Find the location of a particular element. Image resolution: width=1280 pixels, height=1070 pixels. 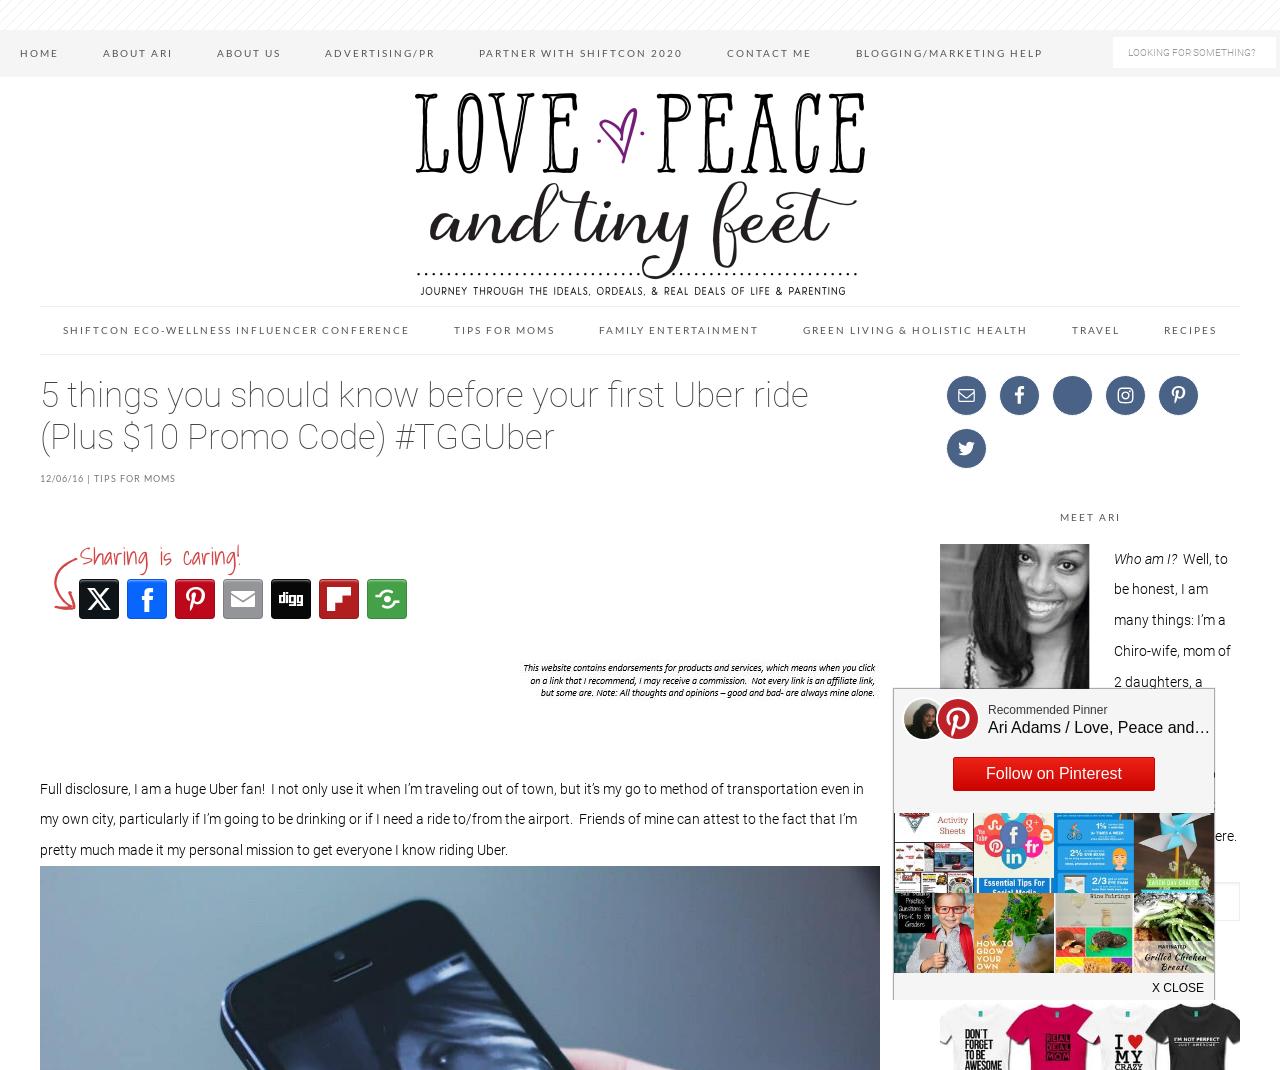

'About Ari' is located at coordinates (136, 51).